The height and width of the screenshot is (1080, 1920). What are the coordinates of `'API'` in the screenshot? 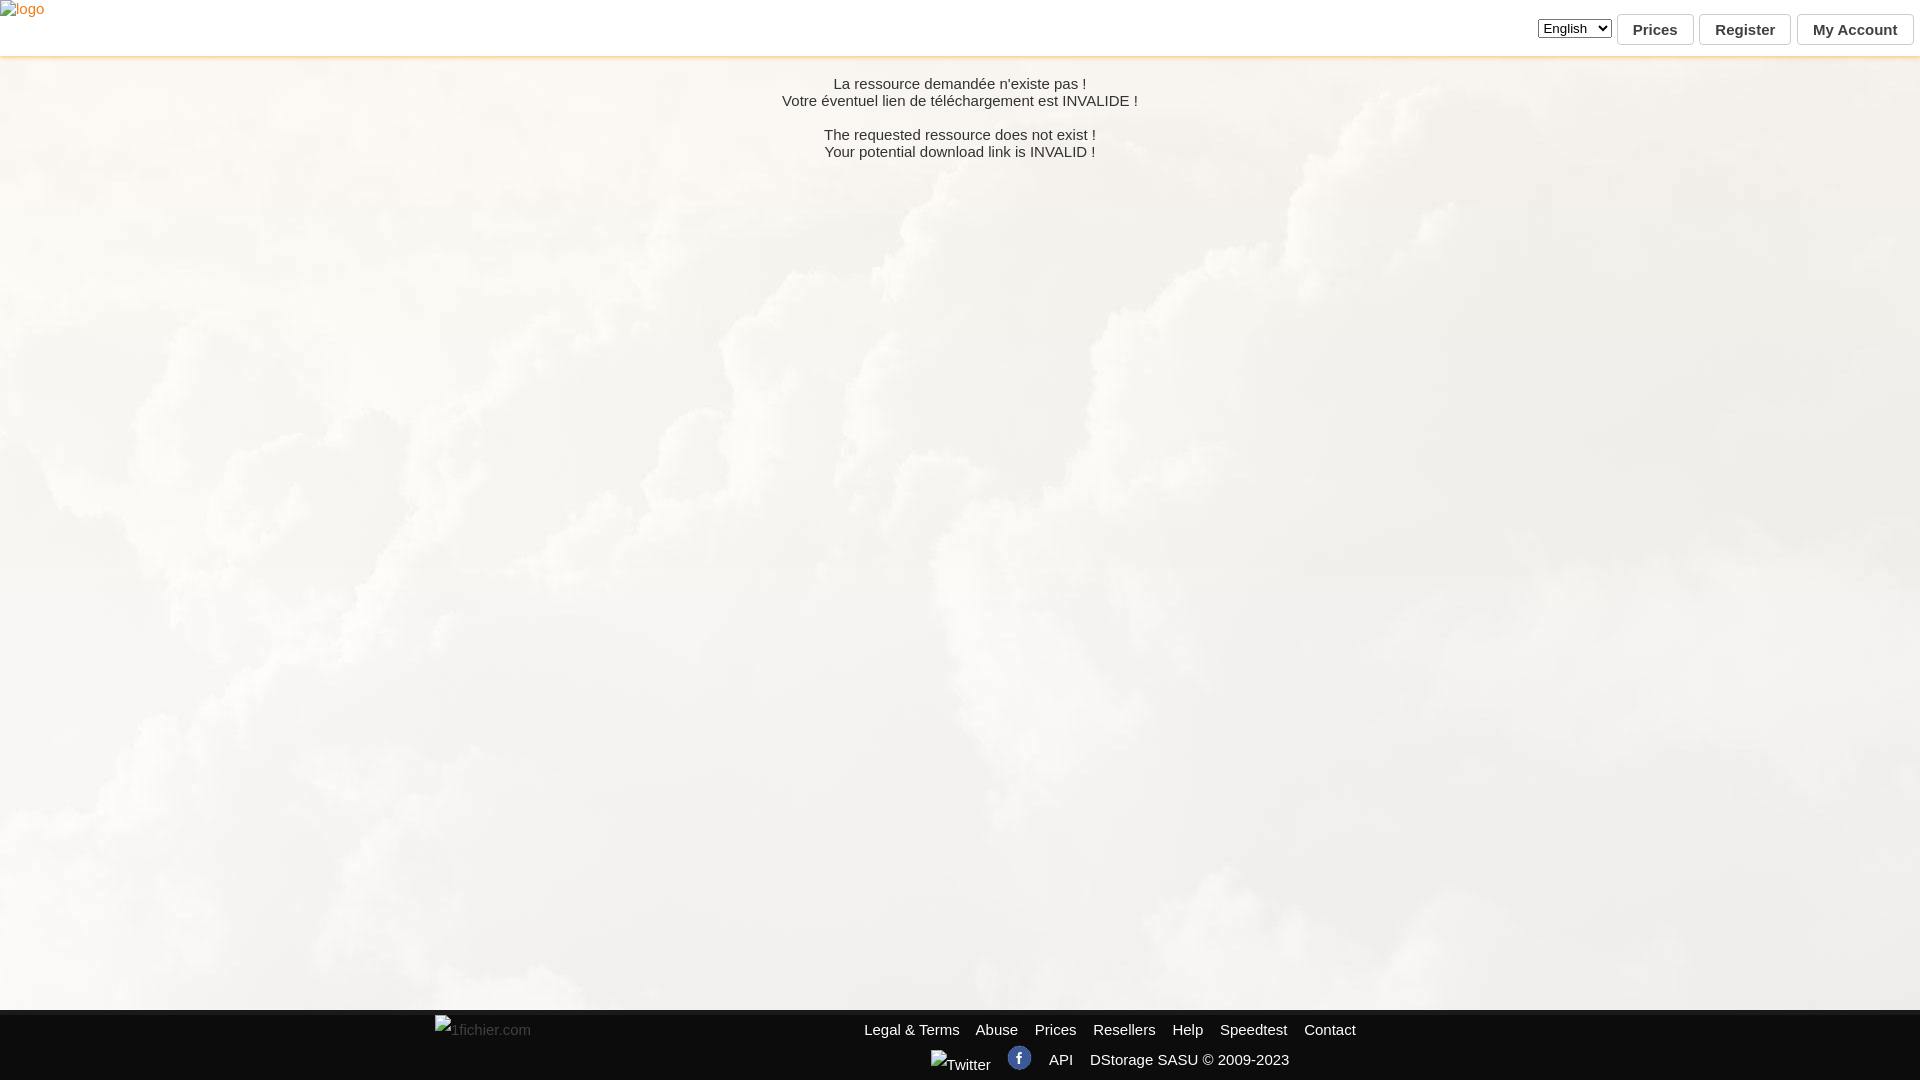 It's located at (1059, 1058).